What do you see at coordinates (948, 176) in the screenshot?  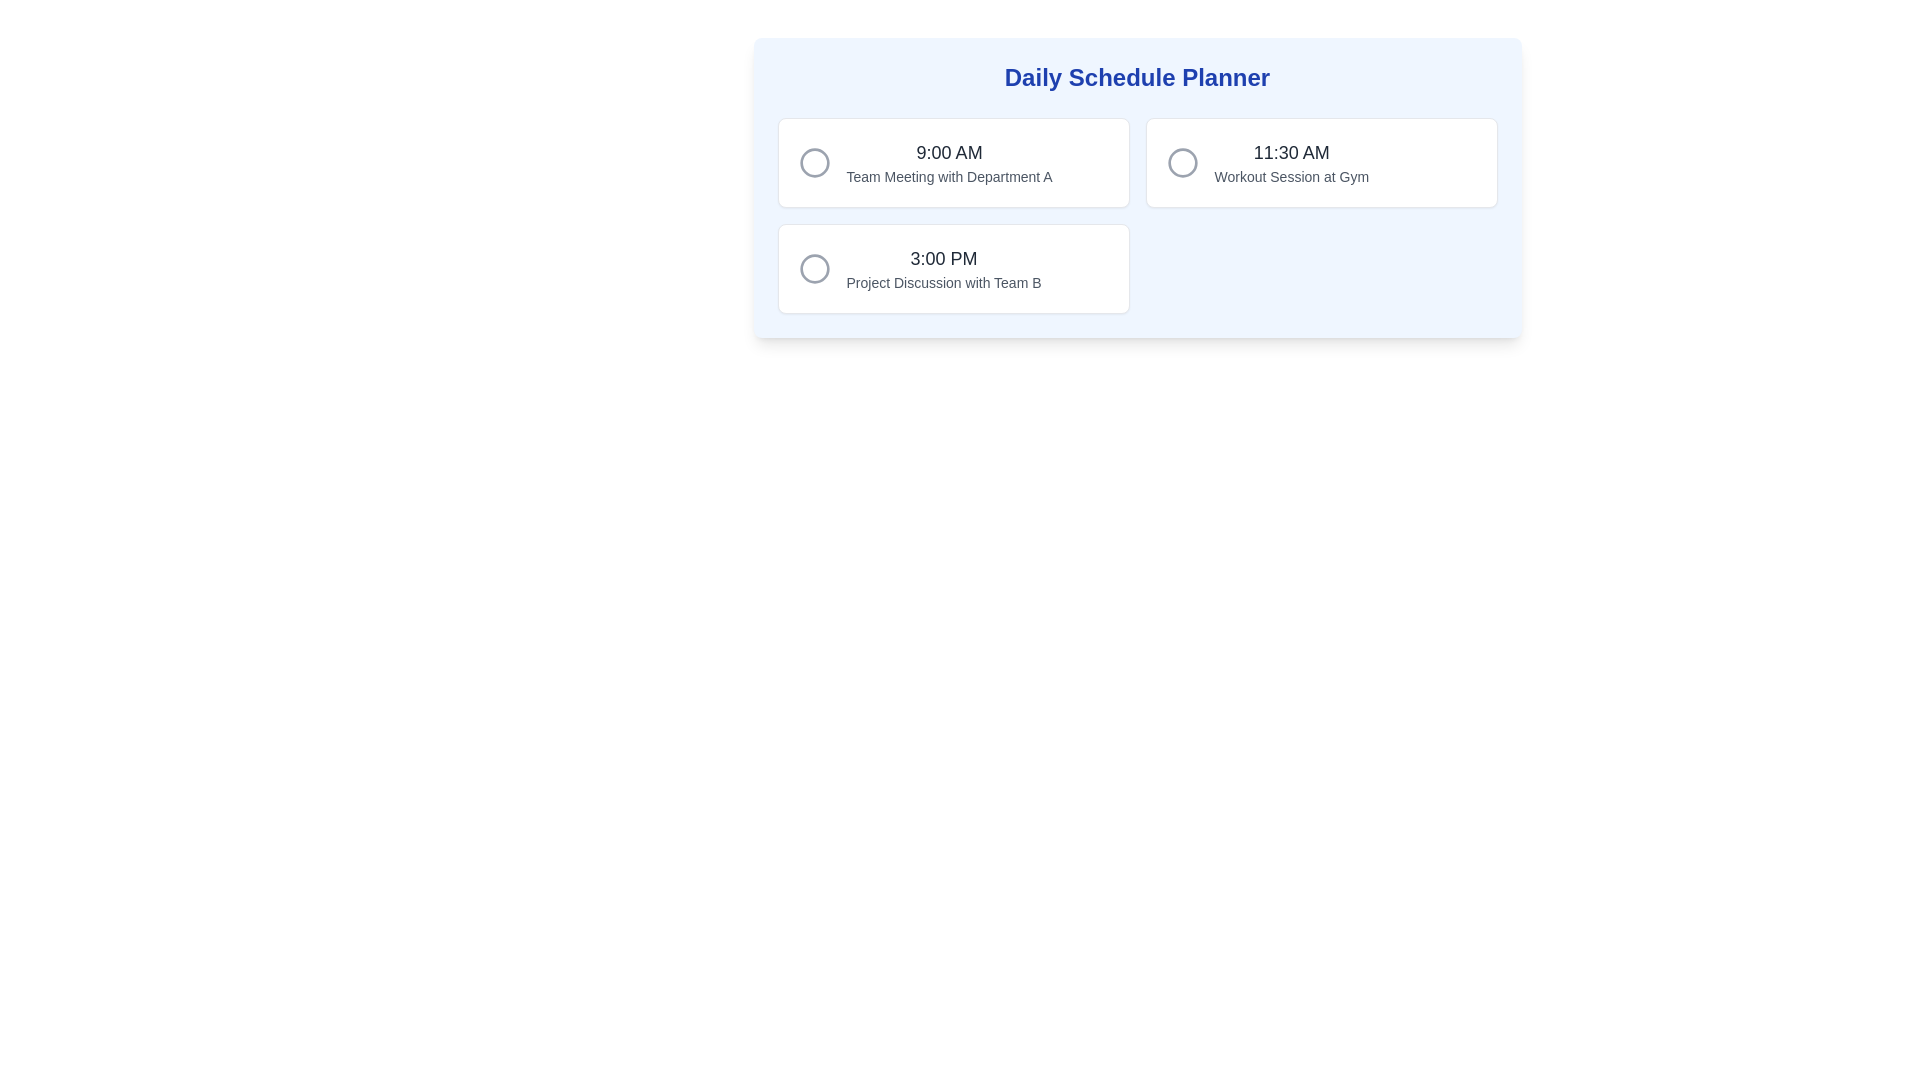 I see `text label displaying 'Team Meeting with Department A', located under '9:00 AM' within the 'Daily Schedule Planner' panel` at bounding box center [948, 176].